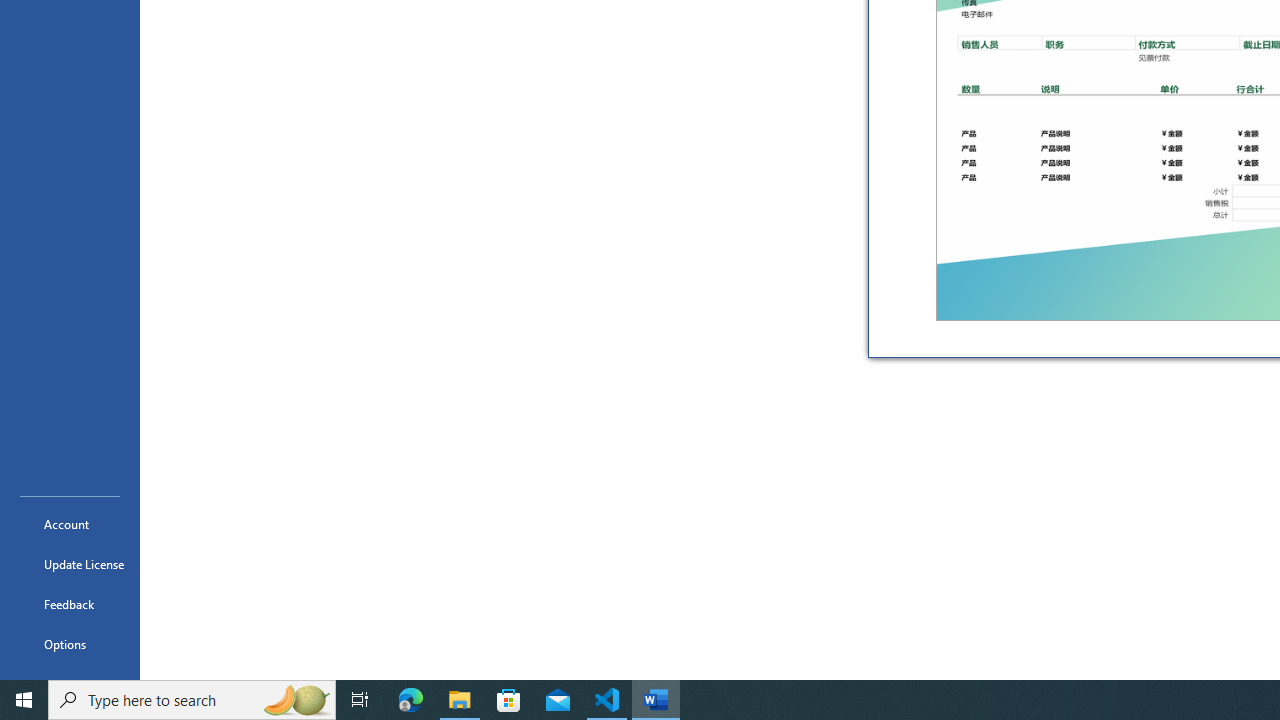  What do you see at coordinates (24, 698) in the screenshot?
I see `'Start'` at bounding box center [24, 698].